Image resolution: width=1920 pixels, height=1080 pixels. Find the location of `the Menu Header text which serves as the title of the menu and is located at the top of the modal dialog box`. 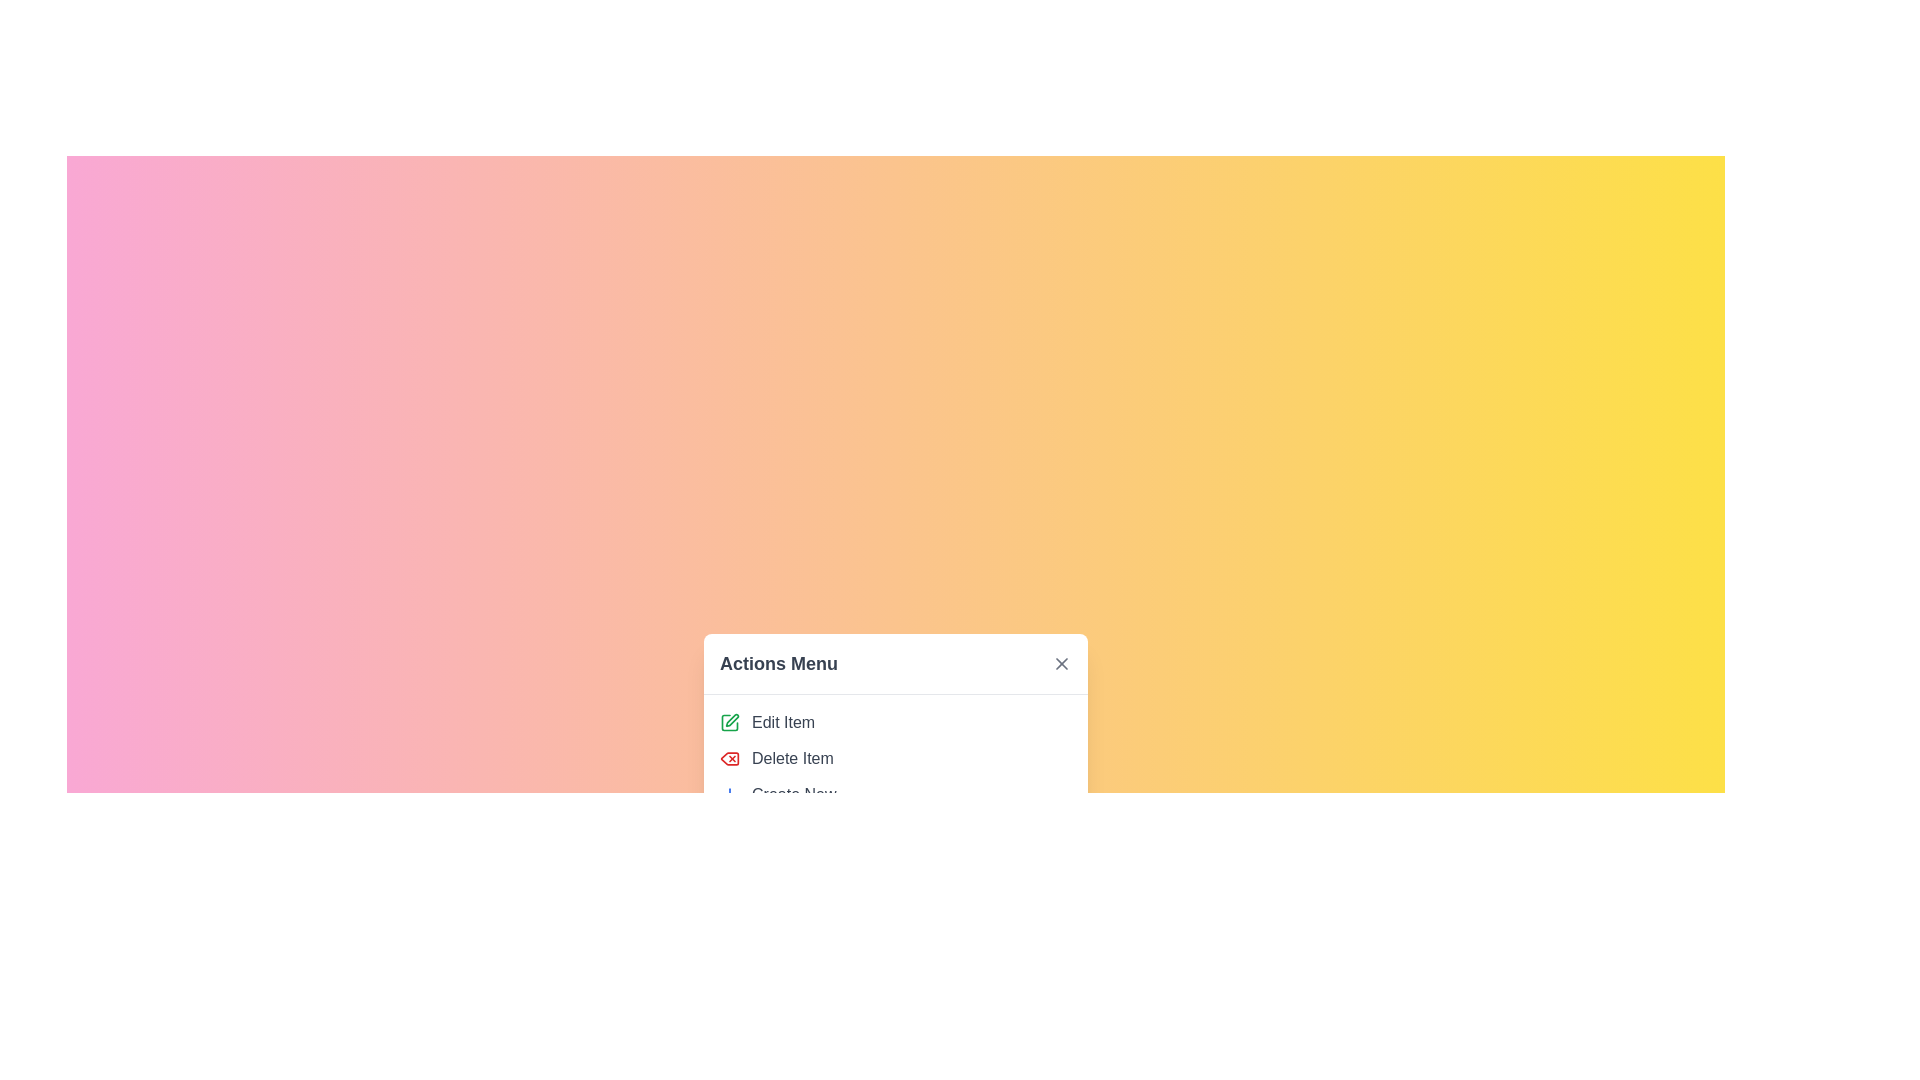

the Menu Header text which serves as the title of the menu and is located at the top of the modal dialog box is located at coordinates (895, 663).